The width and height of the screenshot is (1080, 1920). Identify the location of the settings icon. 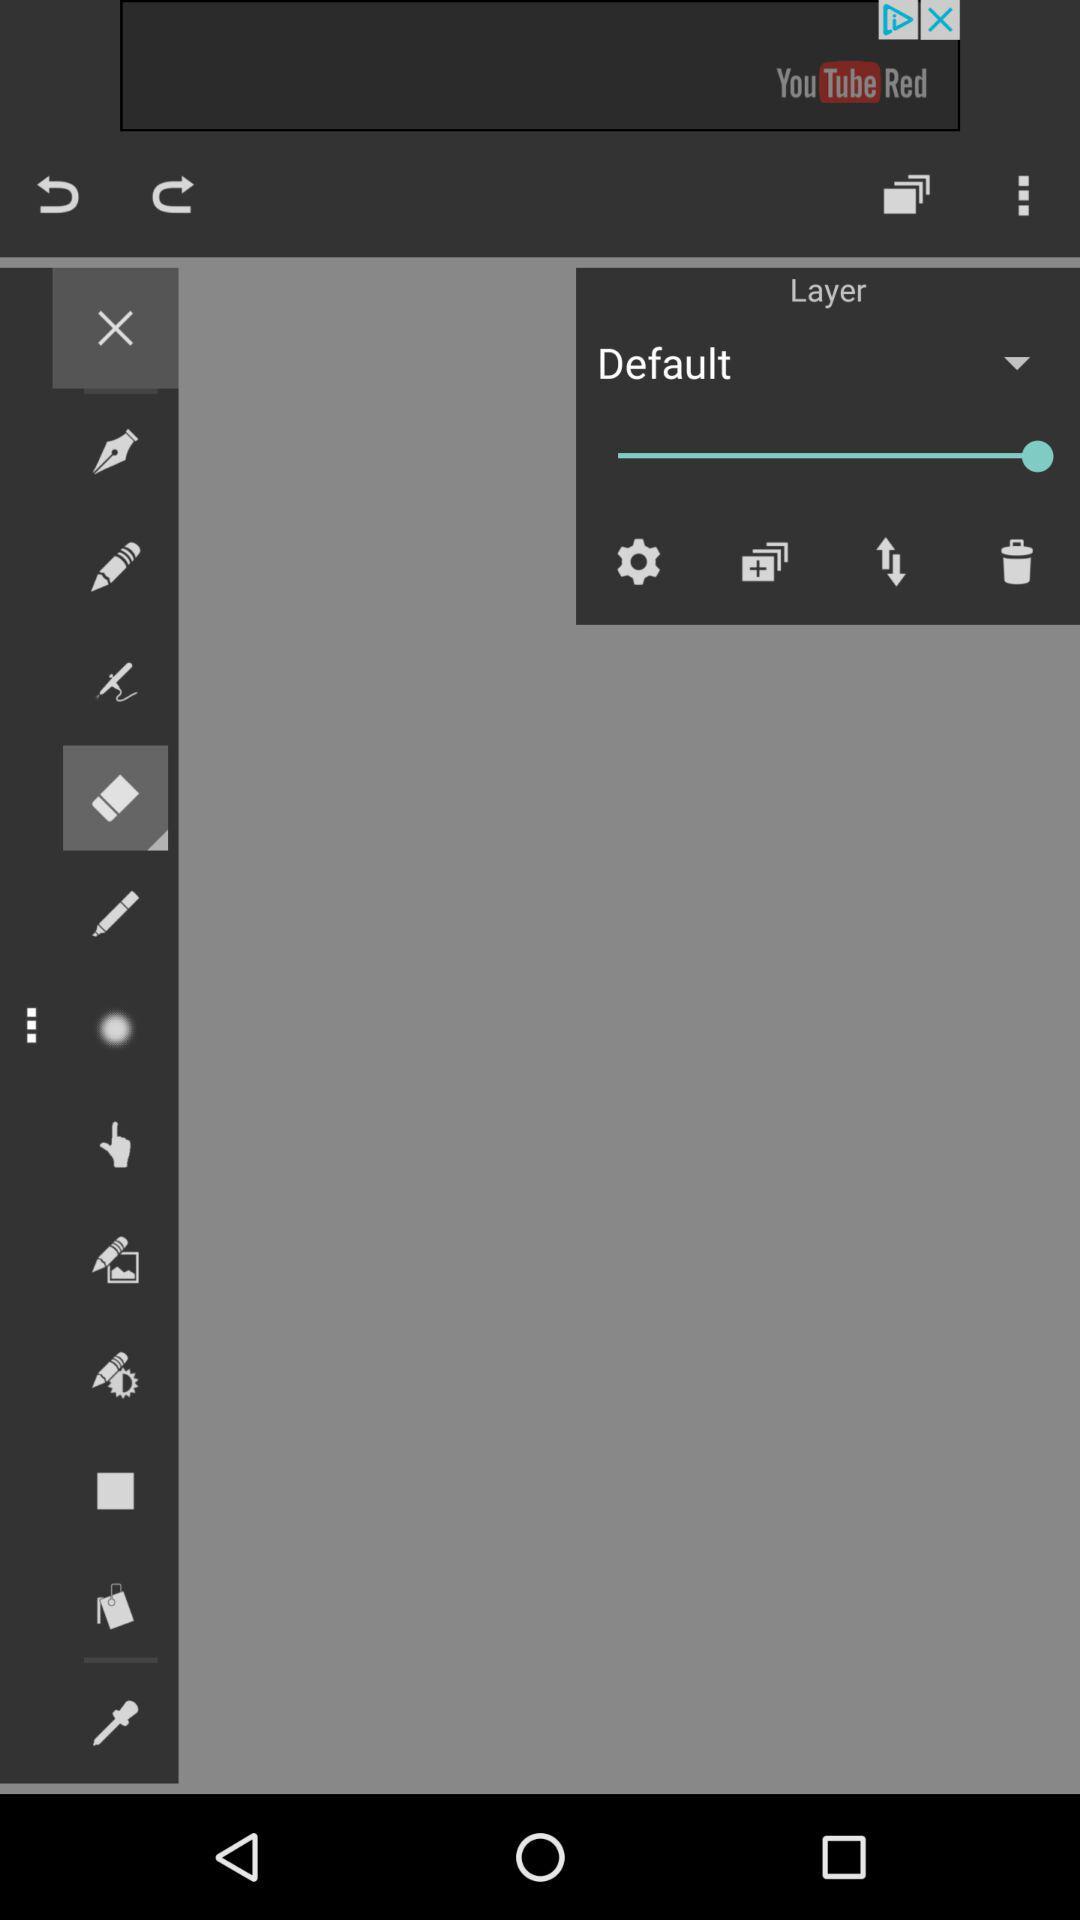
(639, 560).